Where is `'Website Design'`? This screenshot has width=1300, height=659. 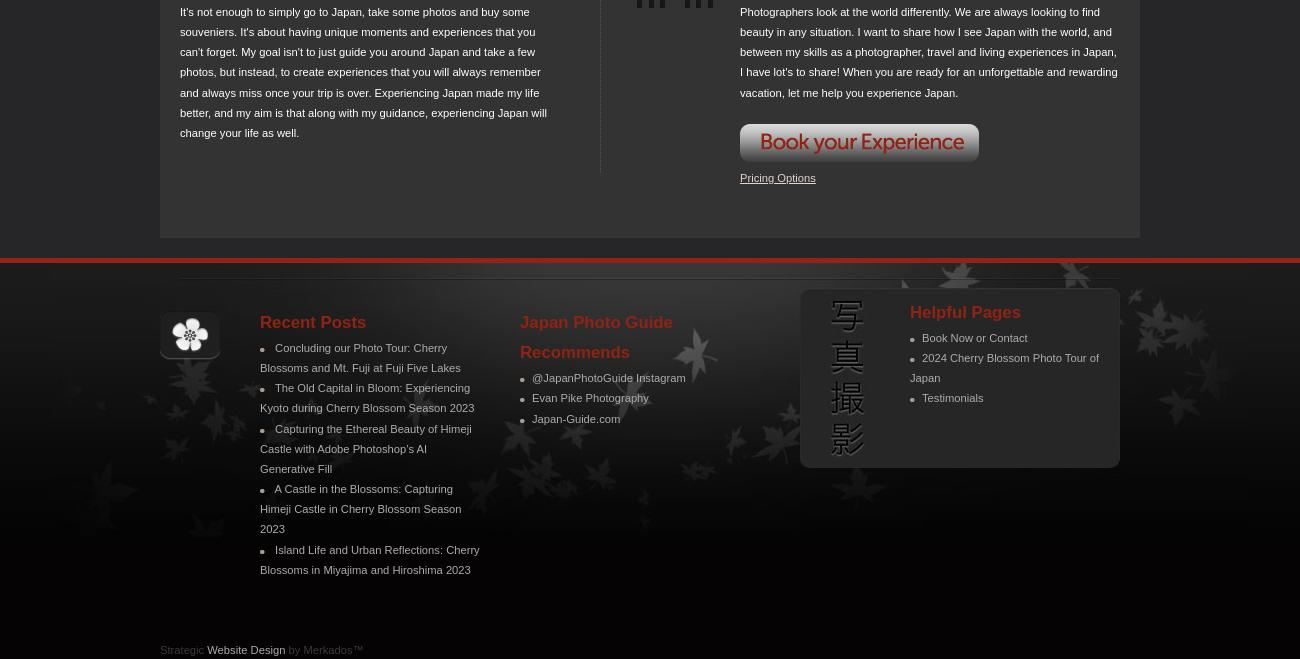
'Website Design' is located at coordinates (244, 647).